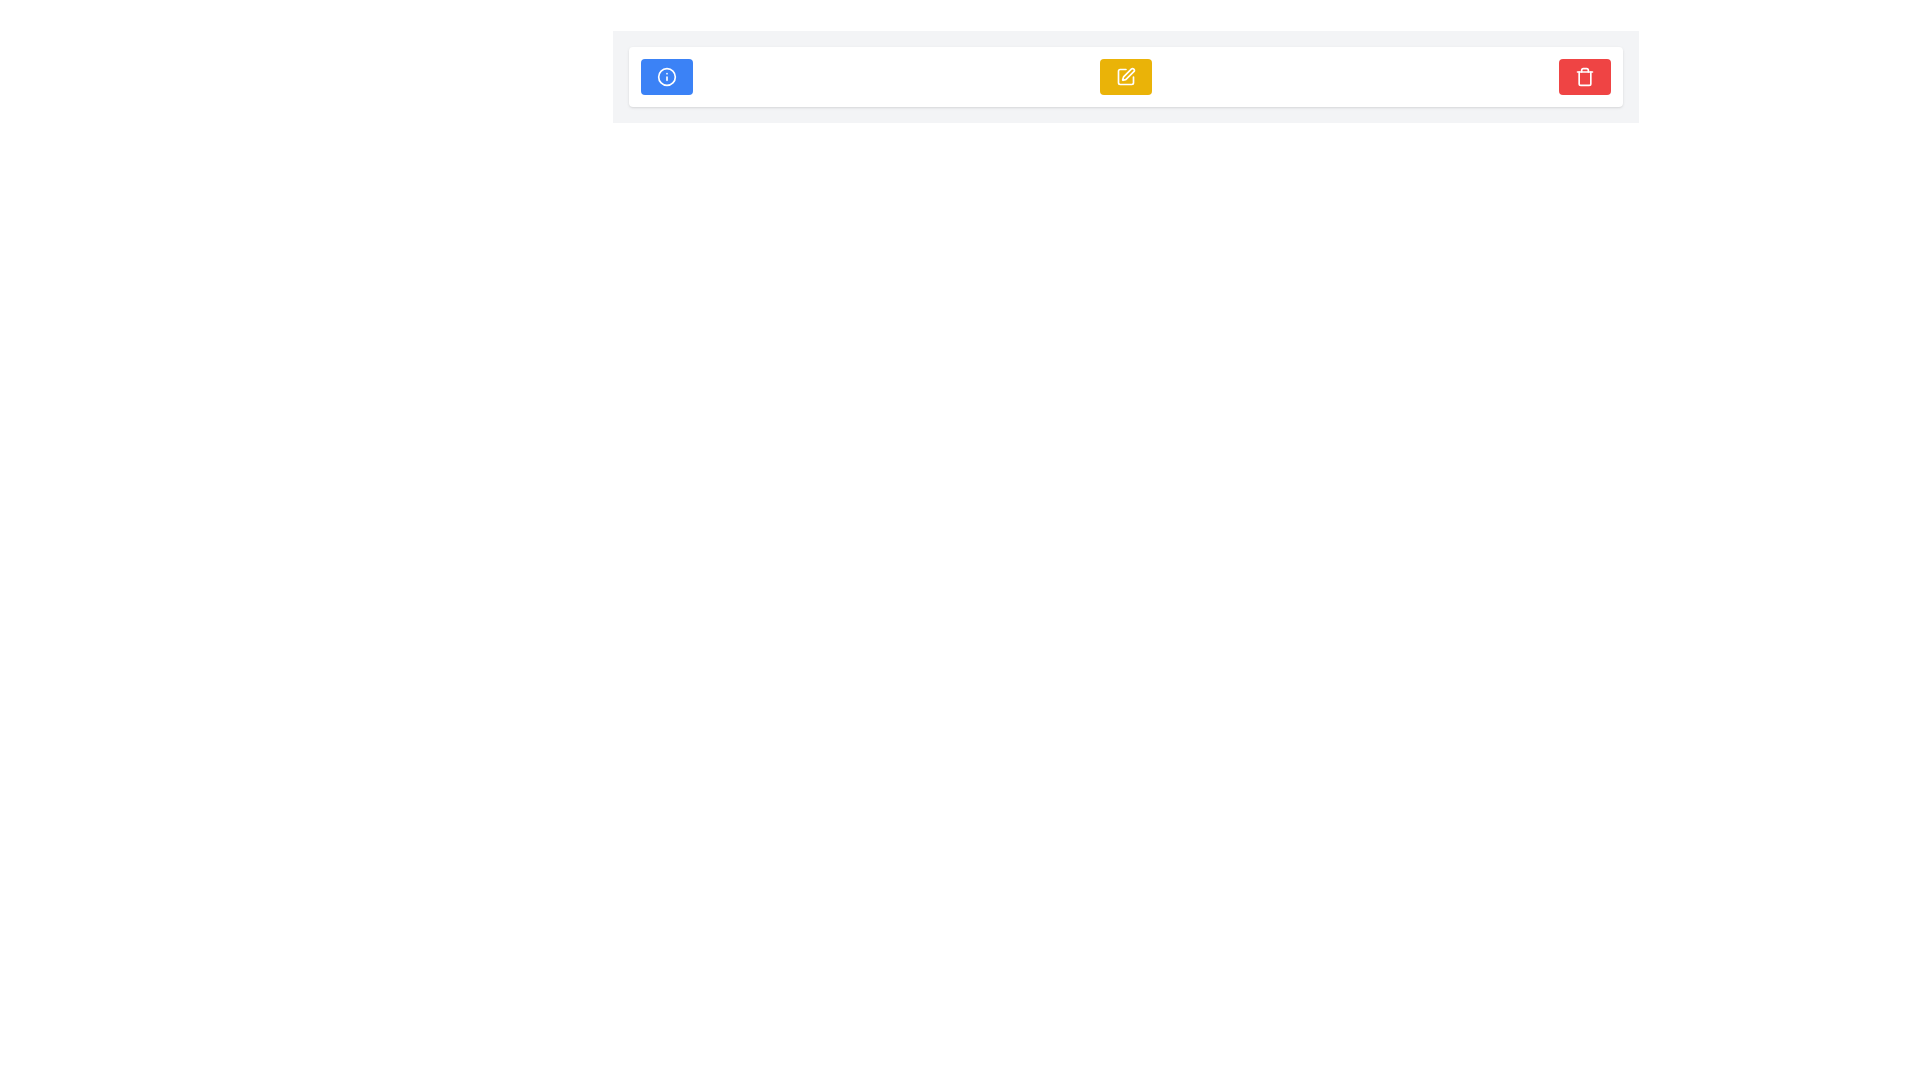 This screenshot has height=1080, width=1920. Describe the element at coordinates (667, 76) in the screenshot. I see `the blue rectangular button labeled 'Information'` at that location.